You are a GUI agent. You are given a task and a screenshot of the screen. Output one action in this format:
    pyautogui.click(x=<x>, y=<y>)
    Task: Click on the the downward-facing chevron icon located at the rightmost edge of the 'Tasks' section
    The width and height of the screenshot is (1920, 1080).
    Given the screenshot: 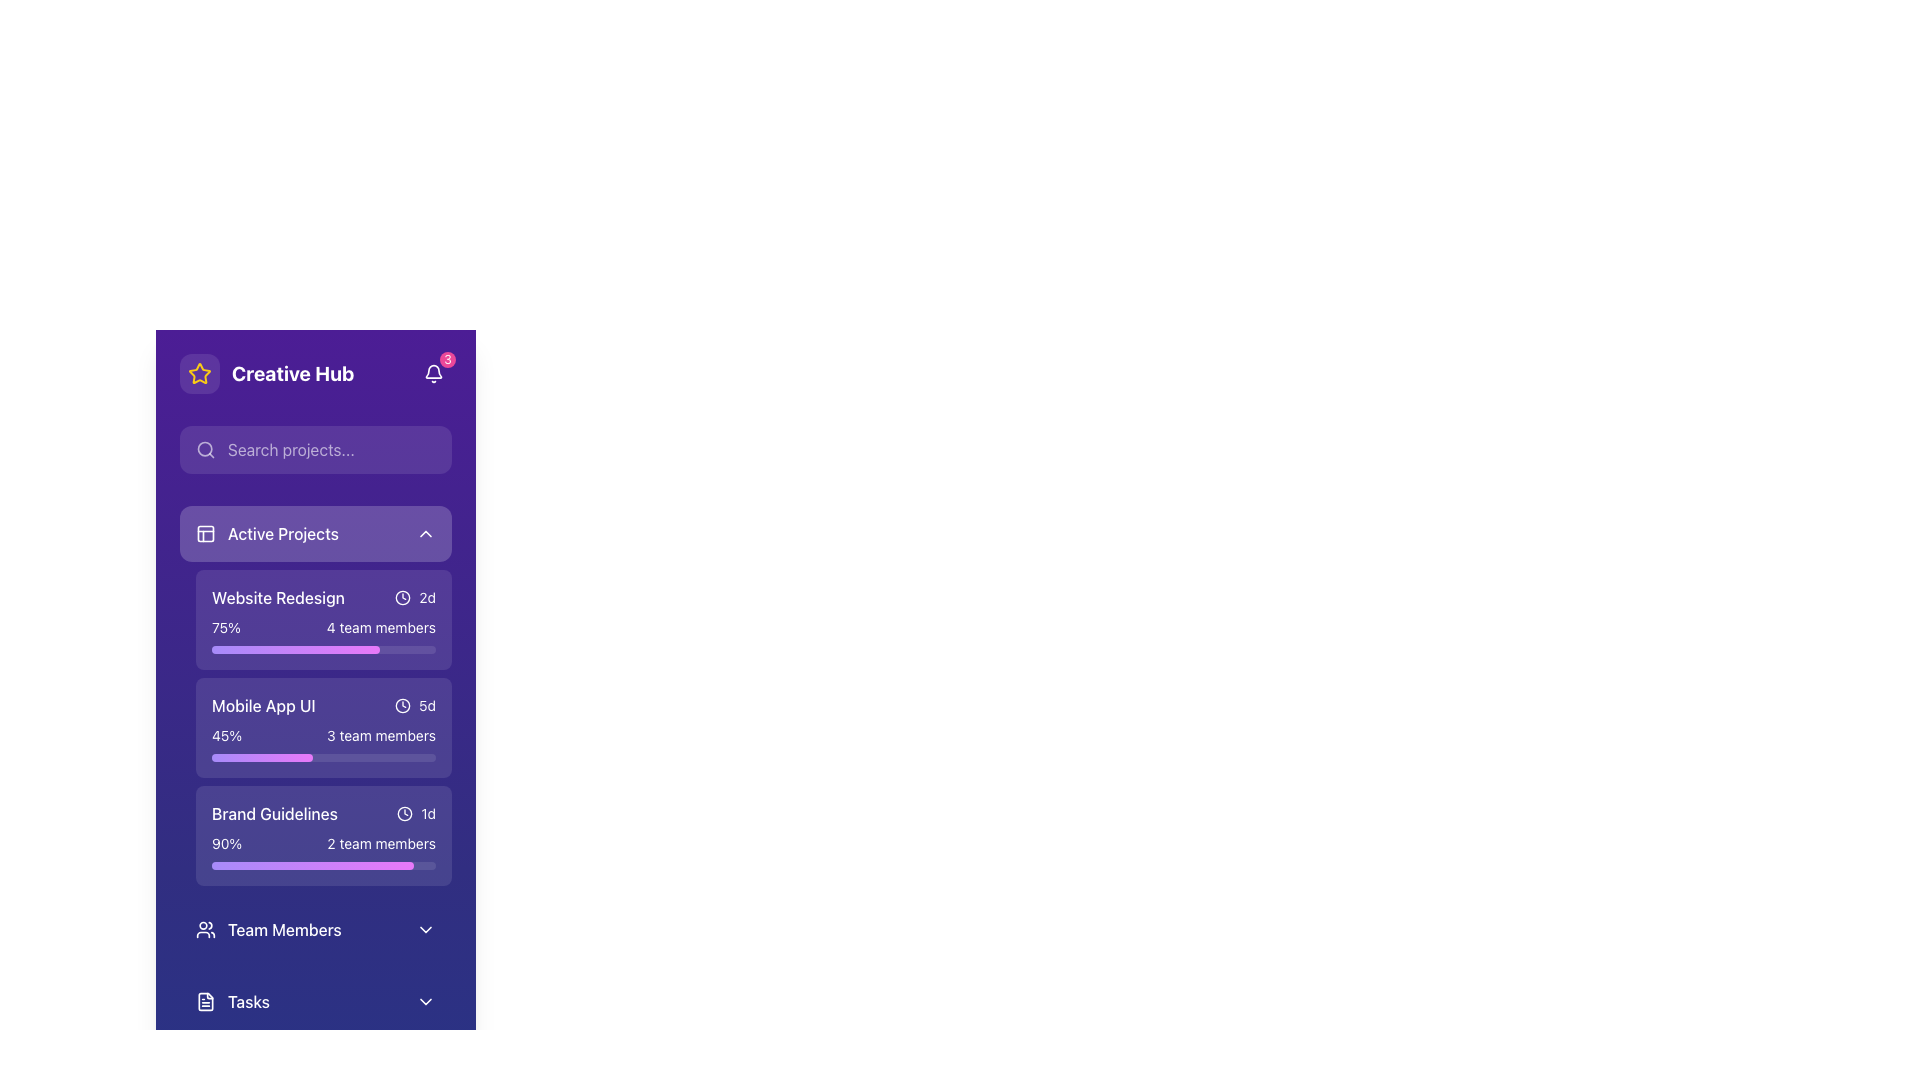 What is the action you would take?
    pyautogui.click(x=425, y=1002)
    